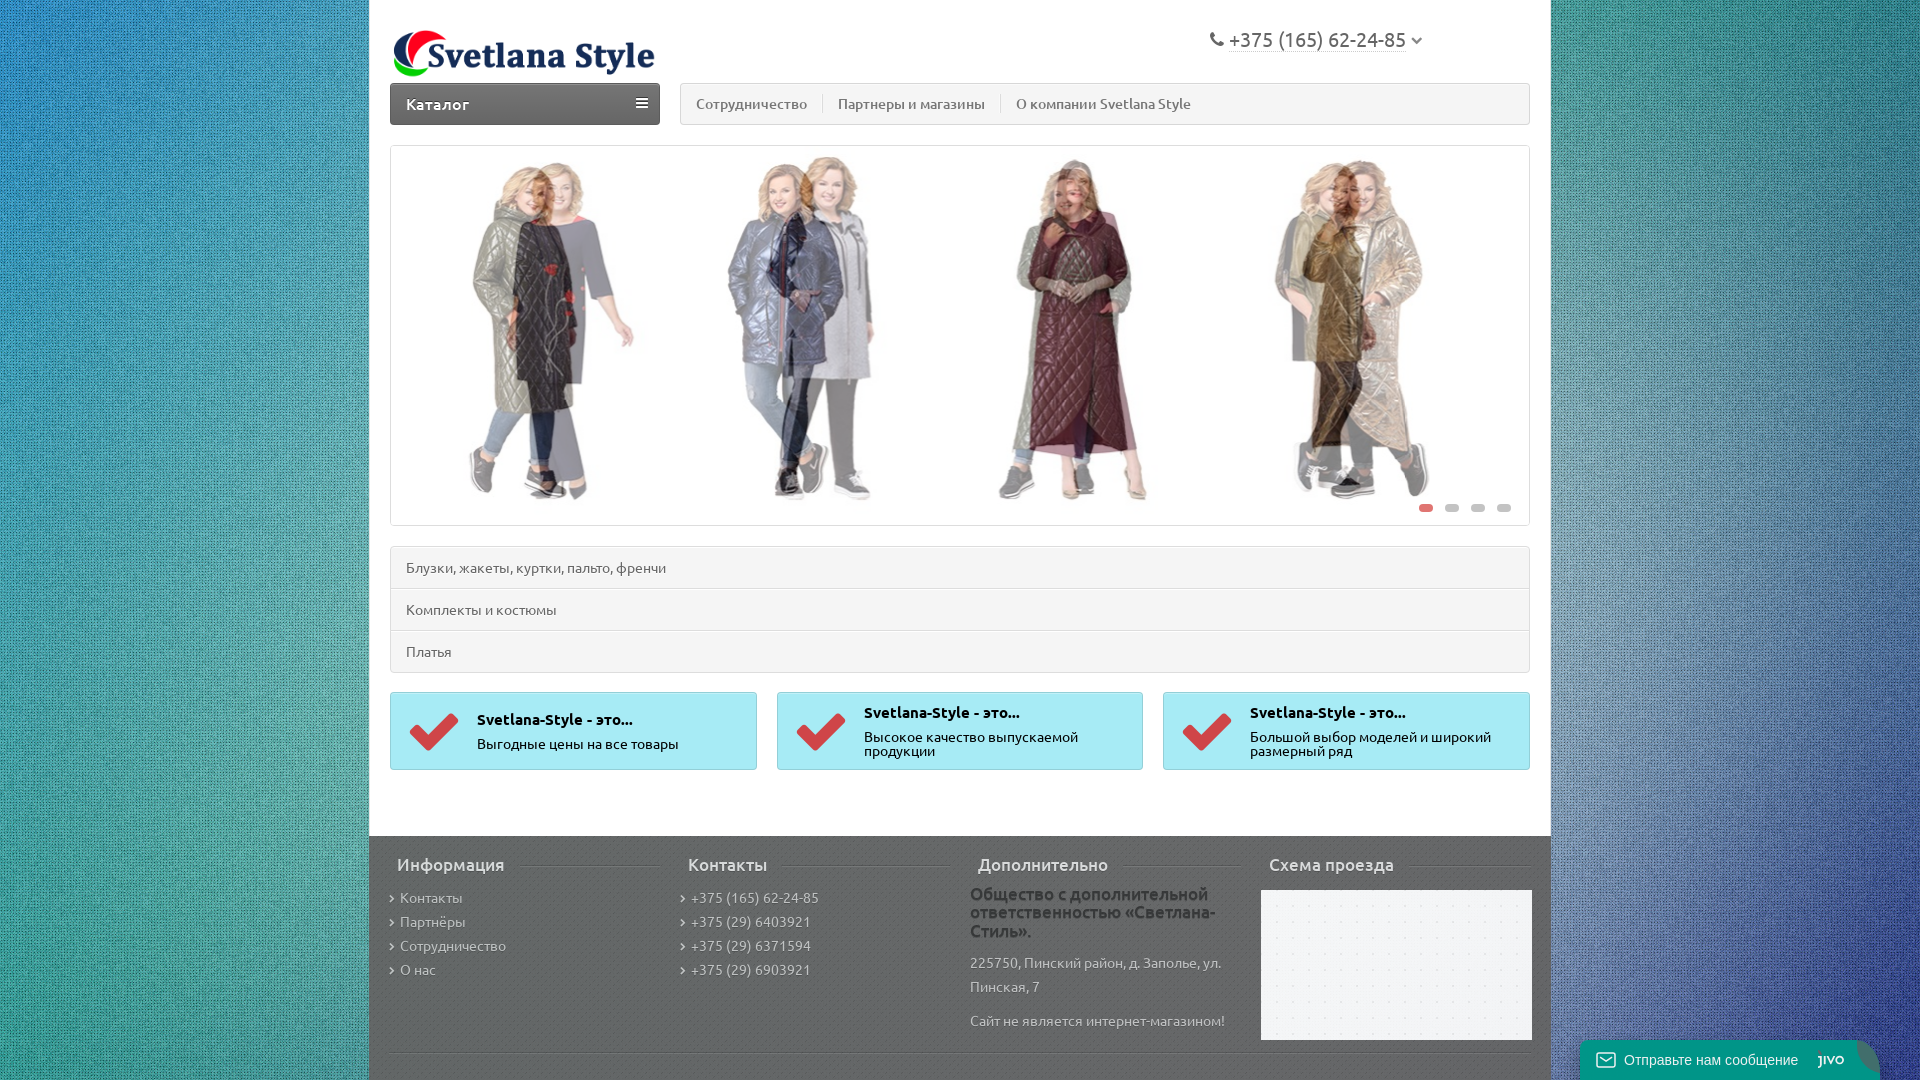 Image resolution: width=1920 pixels, height=1080 pixels. I want to click on '+375 (29) 6403921', so click(744, 921).